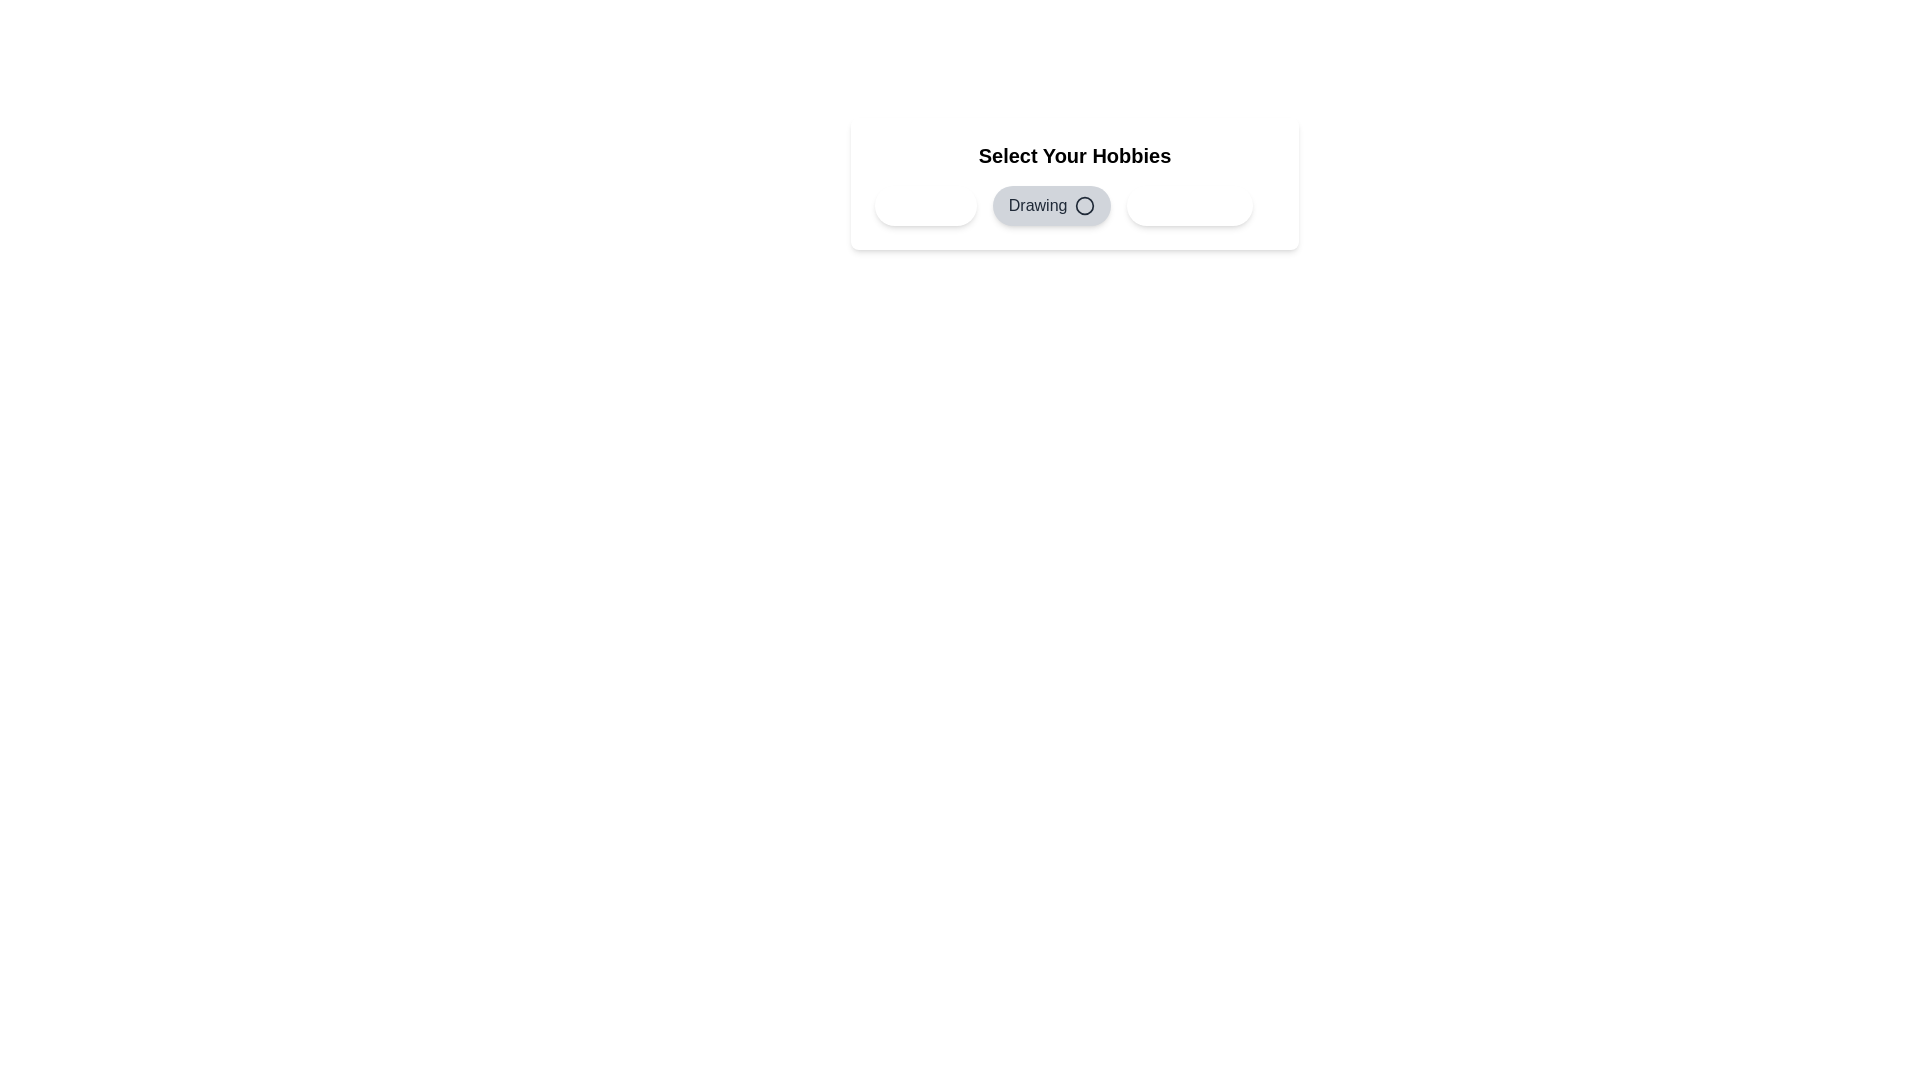  I want to click on the hobby chip labeled Traveling, so click(1190, 205).